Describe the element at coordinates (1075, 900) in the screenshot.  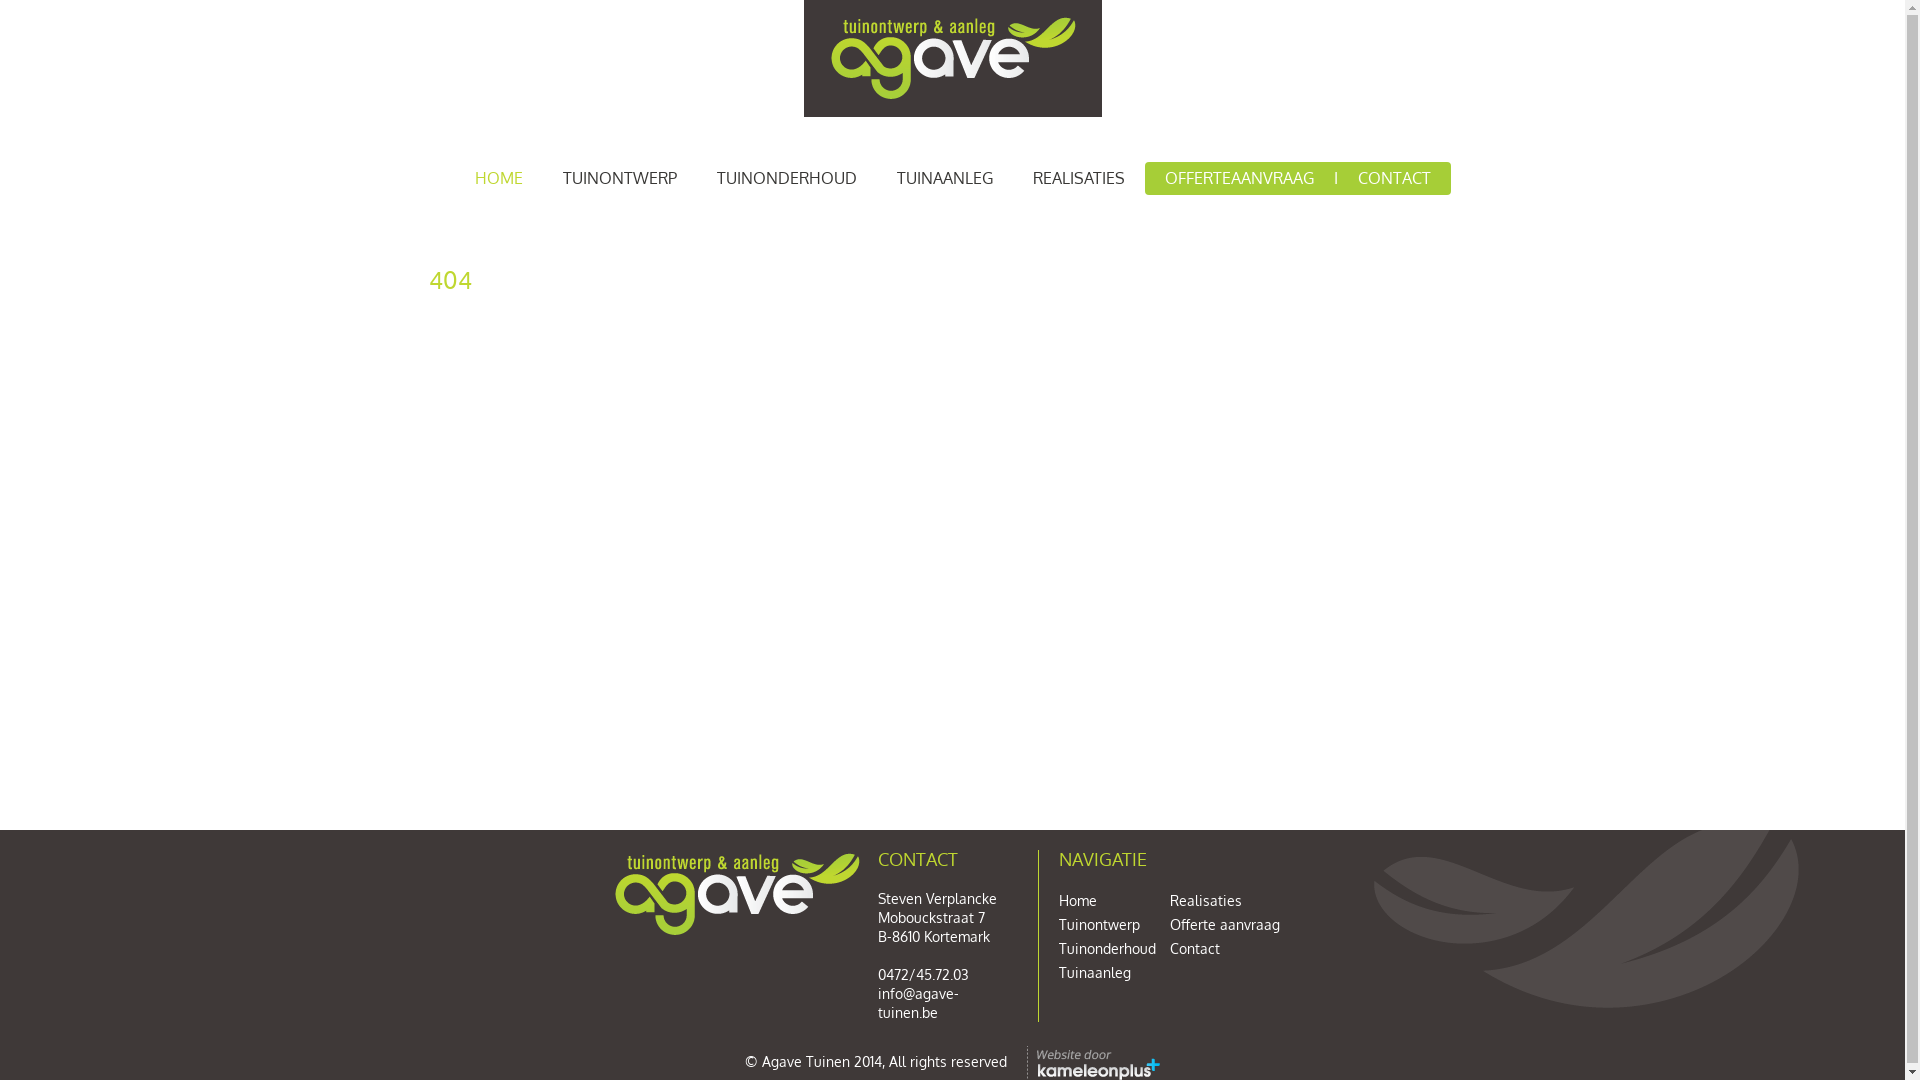
I see `'Home'` at that location.